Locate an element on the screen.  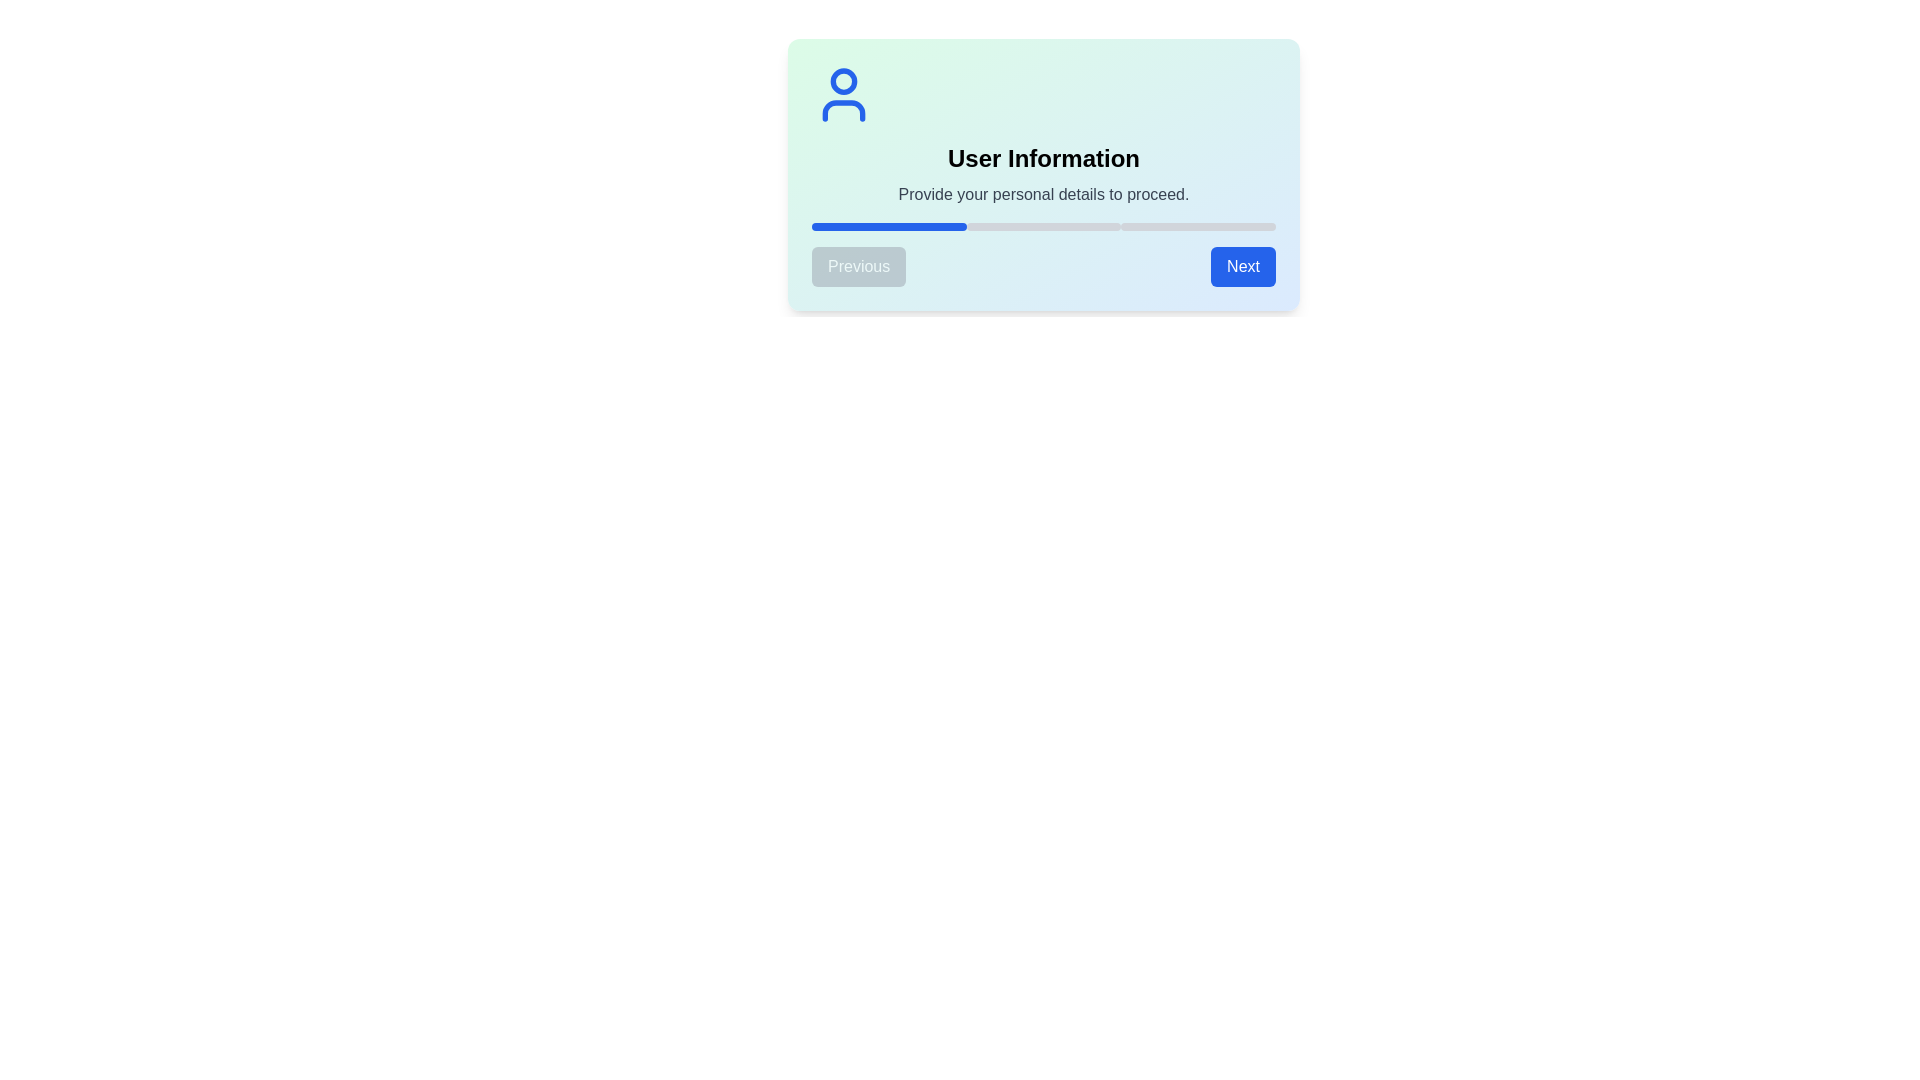
'Previous' button to go back to the previous step is located at coordinates (859, 265).